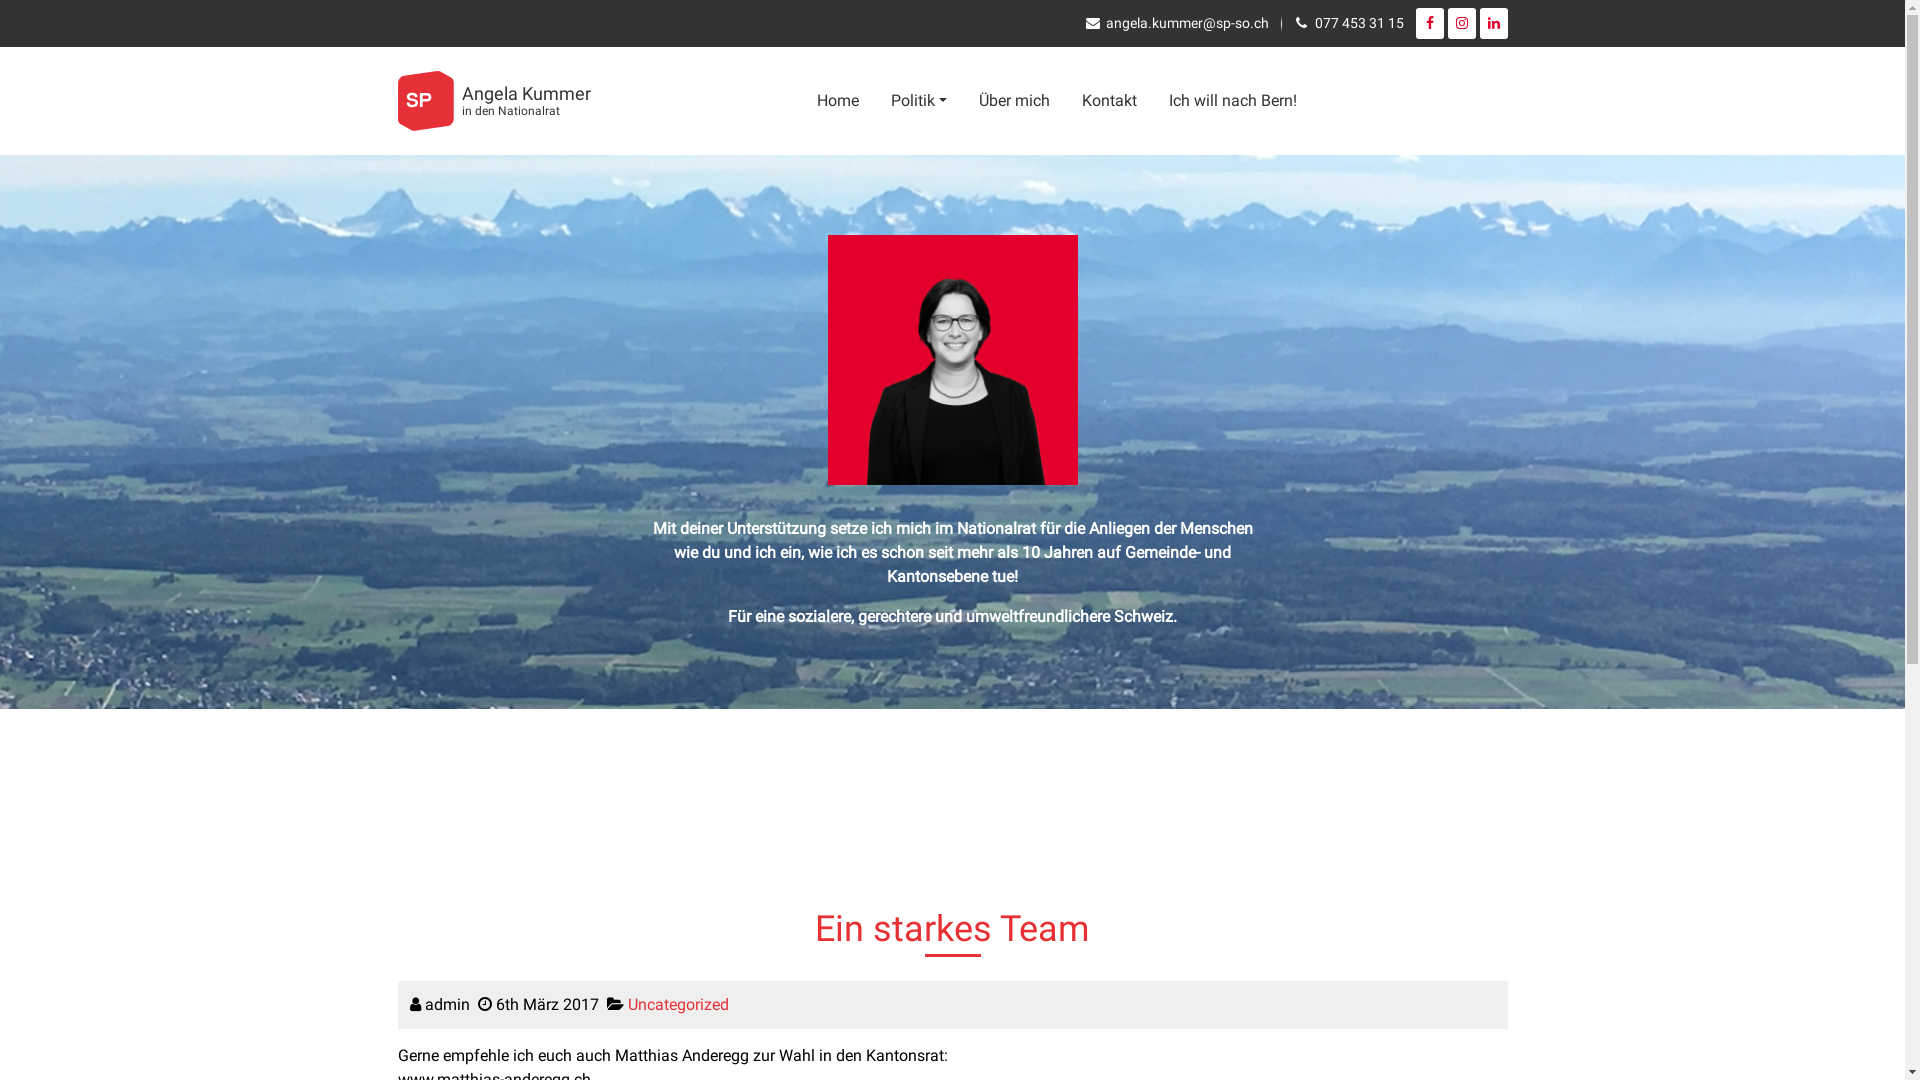 Image resolution: width=1920 pixels, height=1080 pixels. What do you see at coordinates (1314, 23) in the screenshot?
I see `'077 453 31 15'` at bounding box center [1314, 23].